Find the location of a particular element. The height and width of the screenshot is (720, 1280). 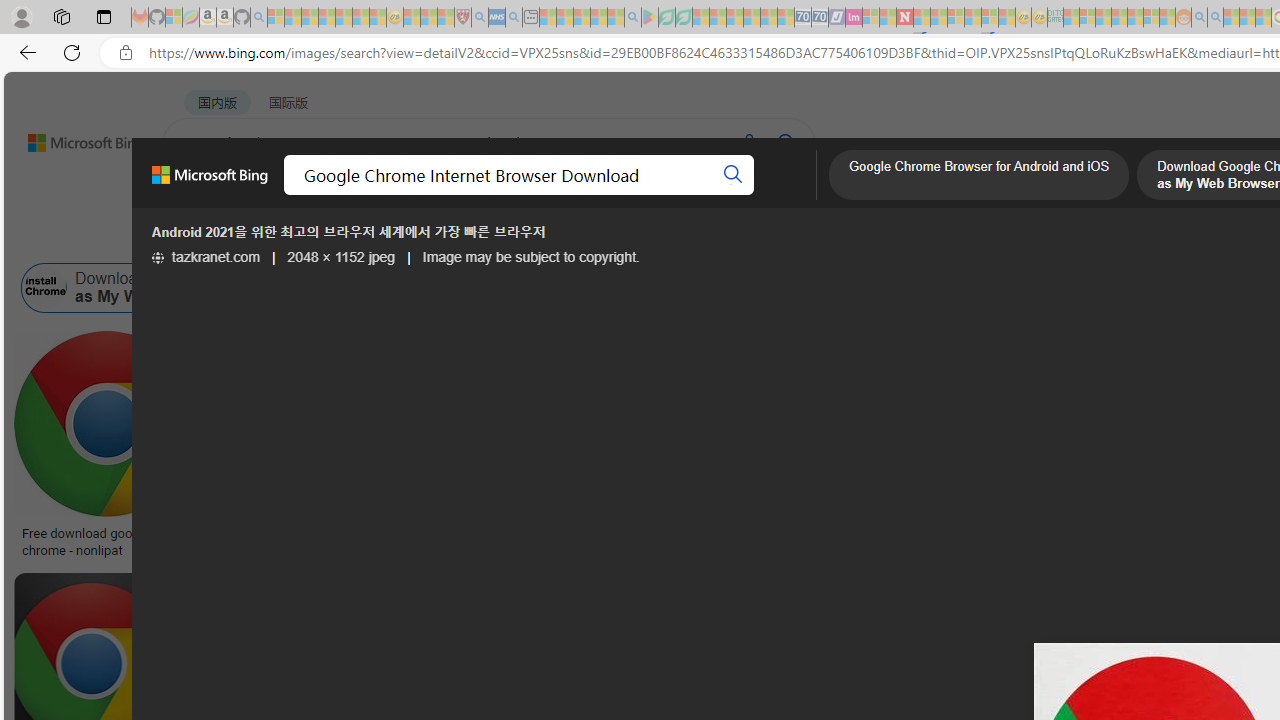

'MY BING' is located at coordinates (275, 195).